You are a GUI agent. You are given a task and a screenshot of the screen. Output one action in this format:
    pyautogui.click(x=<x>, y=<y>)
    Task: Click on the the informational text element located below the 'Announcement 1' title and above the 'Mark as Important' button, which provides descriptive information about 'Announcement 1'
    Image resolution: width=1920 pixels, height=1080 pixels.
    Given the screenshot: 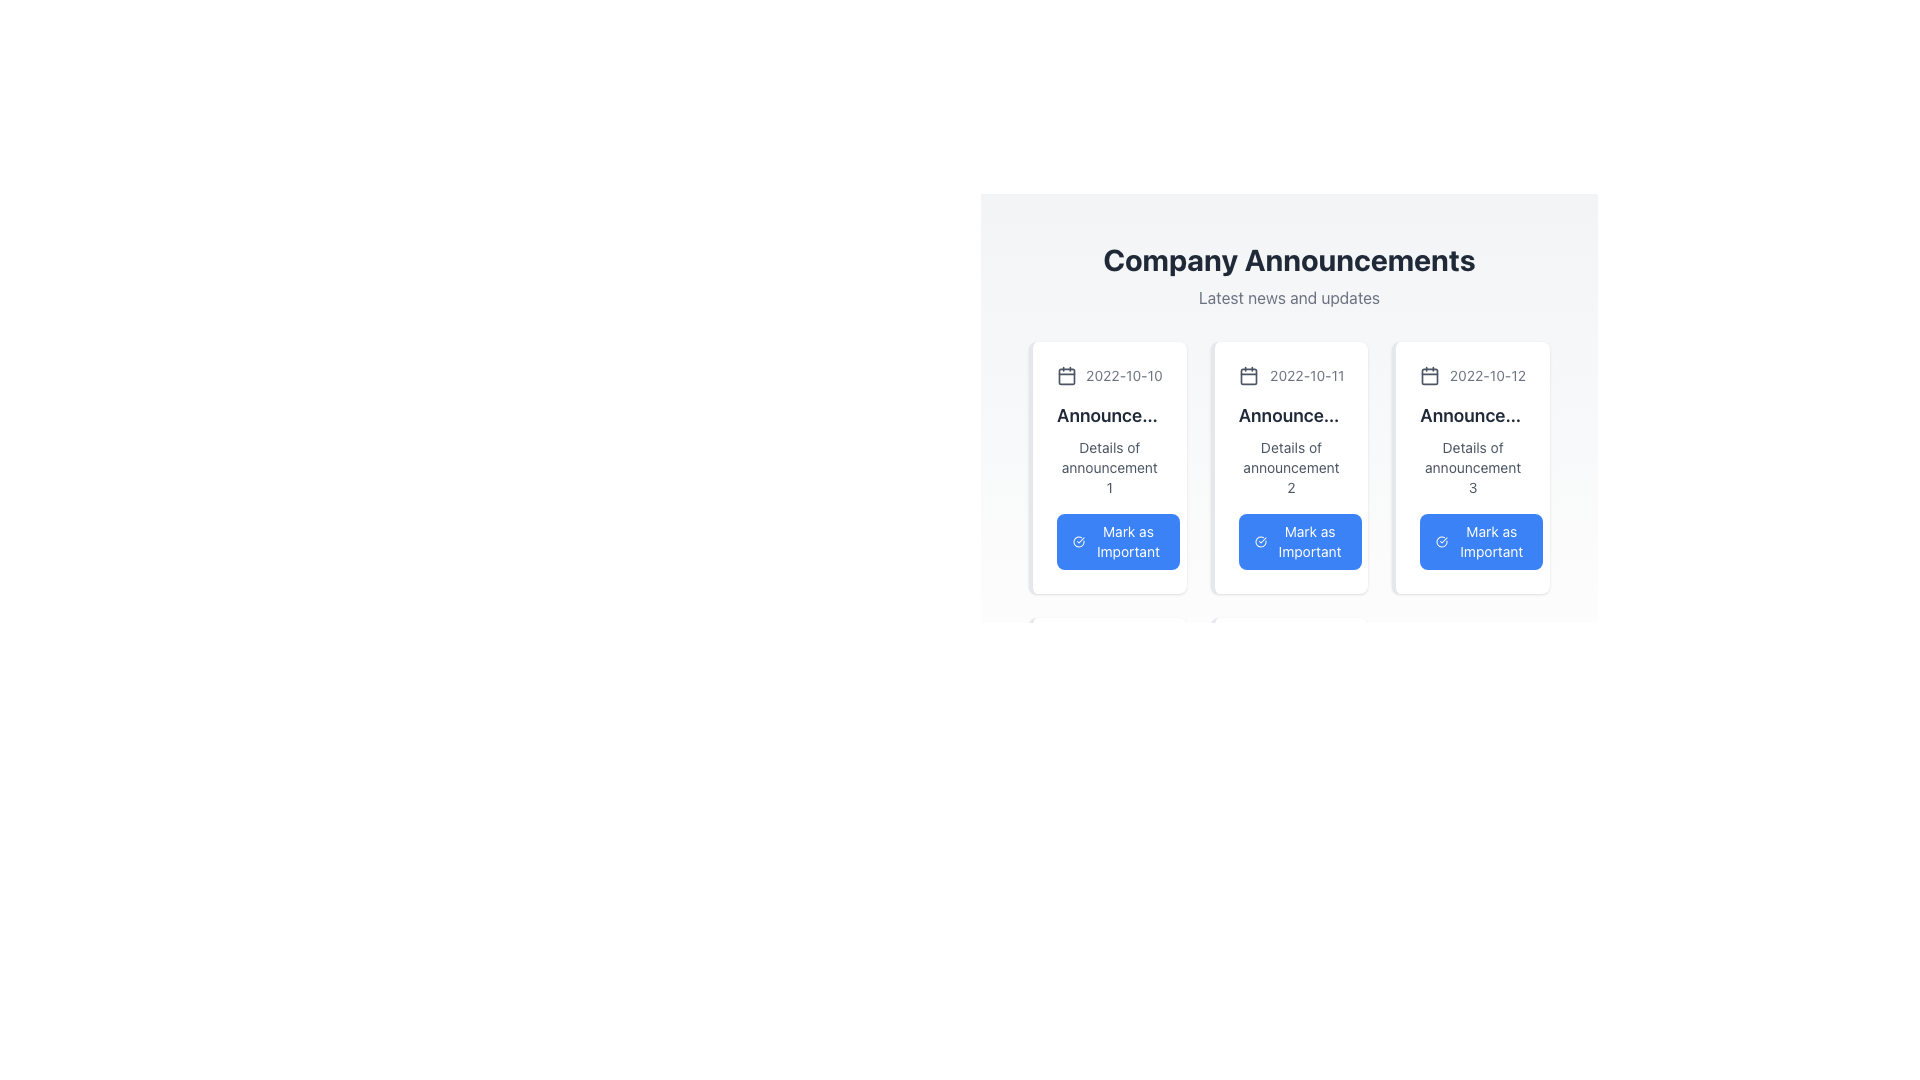 What is the action you would take?
    pyautogui.click(x=1108, y=467)
    